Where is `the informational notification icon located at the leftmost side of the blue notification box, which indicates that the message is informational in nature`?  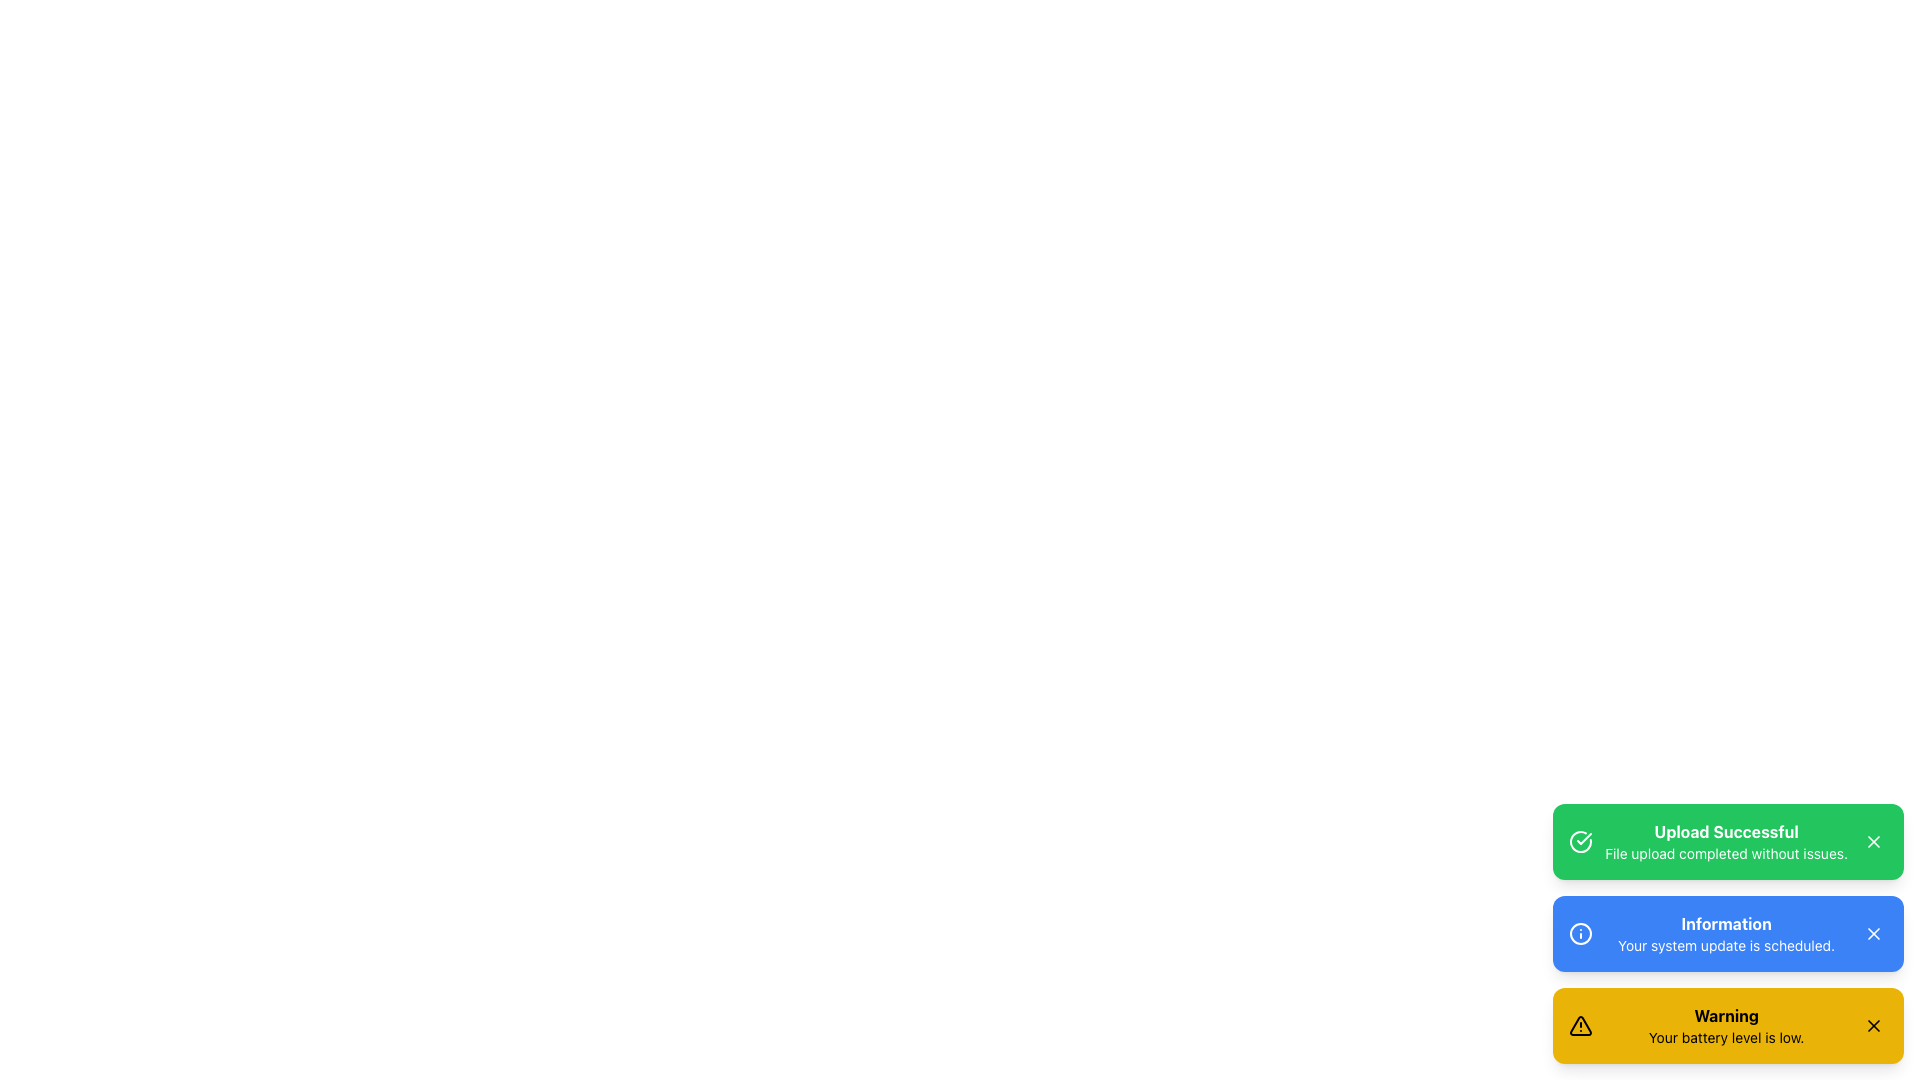 the informational notification icon located at the leftmost side of the blue notification box, which indicates that the message is informational in nature is located at coordinates (1580, 933).